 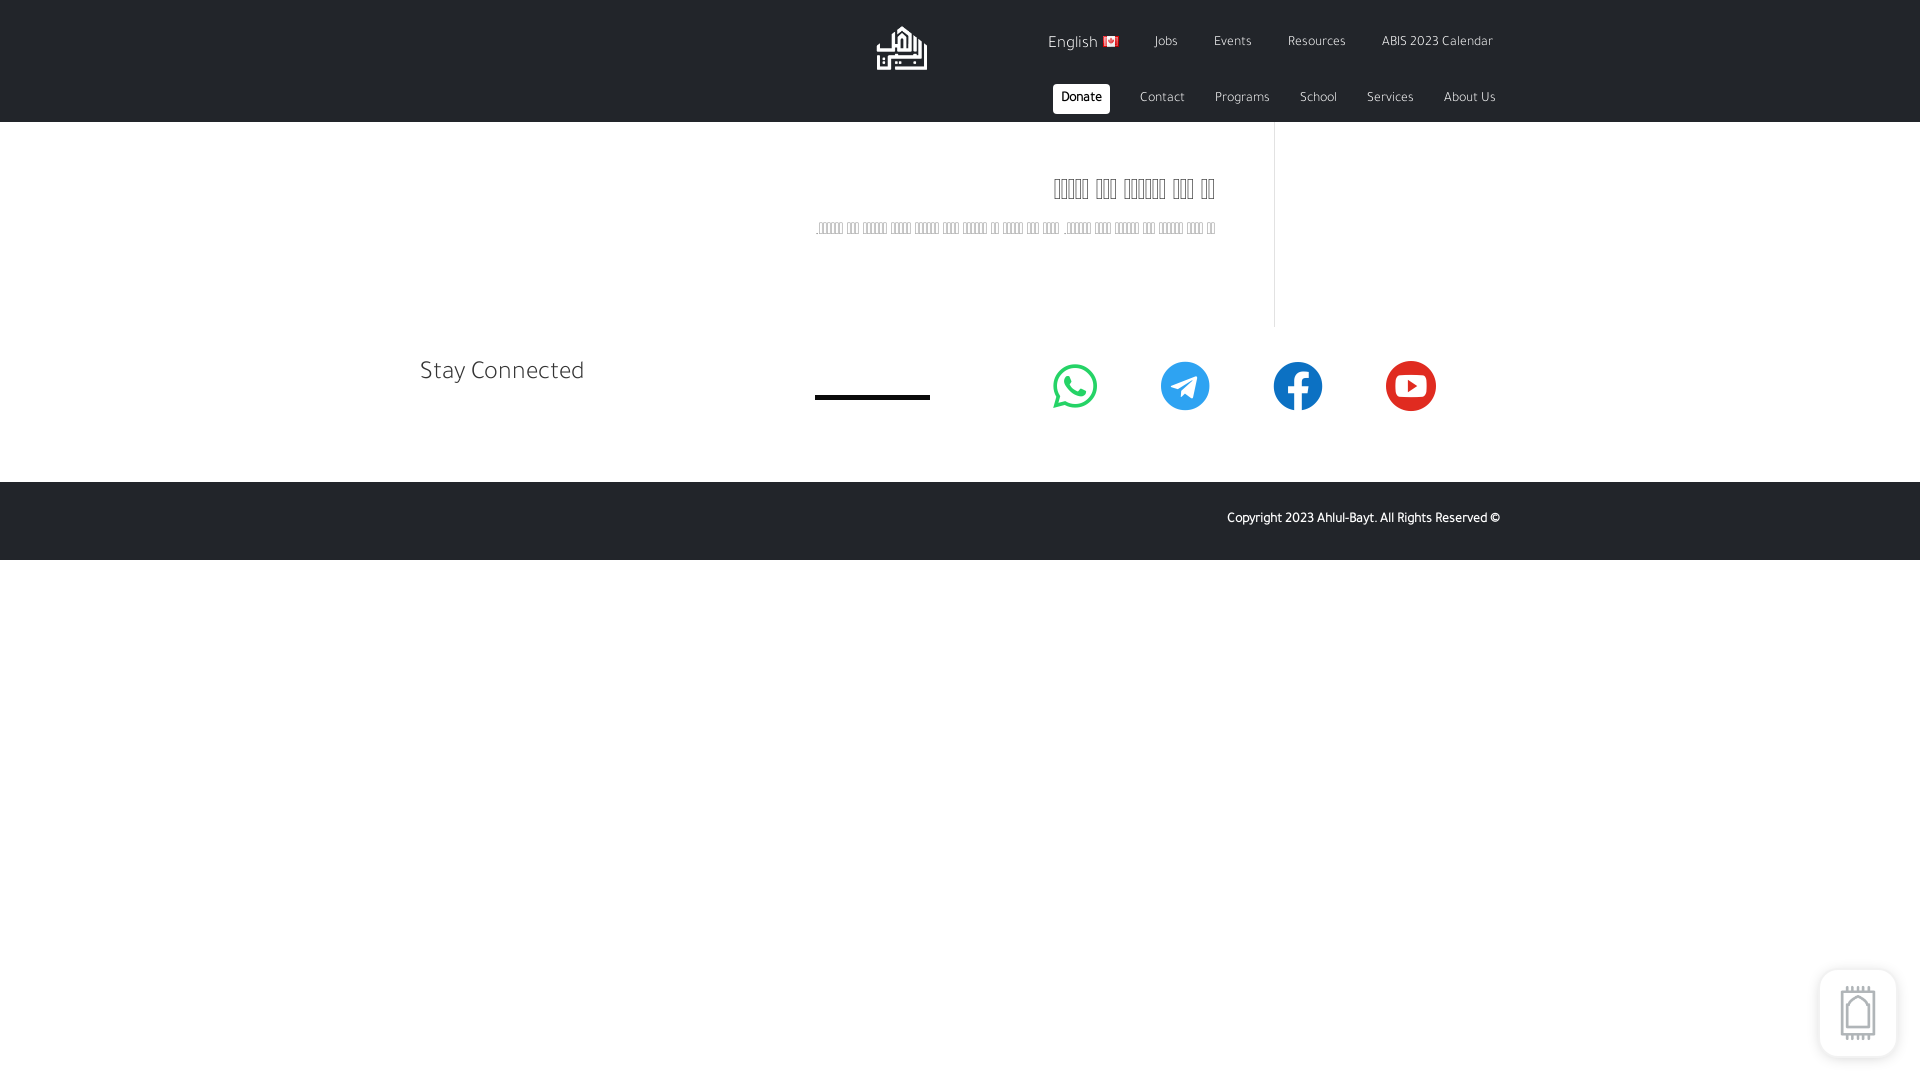 What do you see at coordinates (1316, 43) in the screenshot?
I see `'Resources'` at bounding box center [1316, 43].